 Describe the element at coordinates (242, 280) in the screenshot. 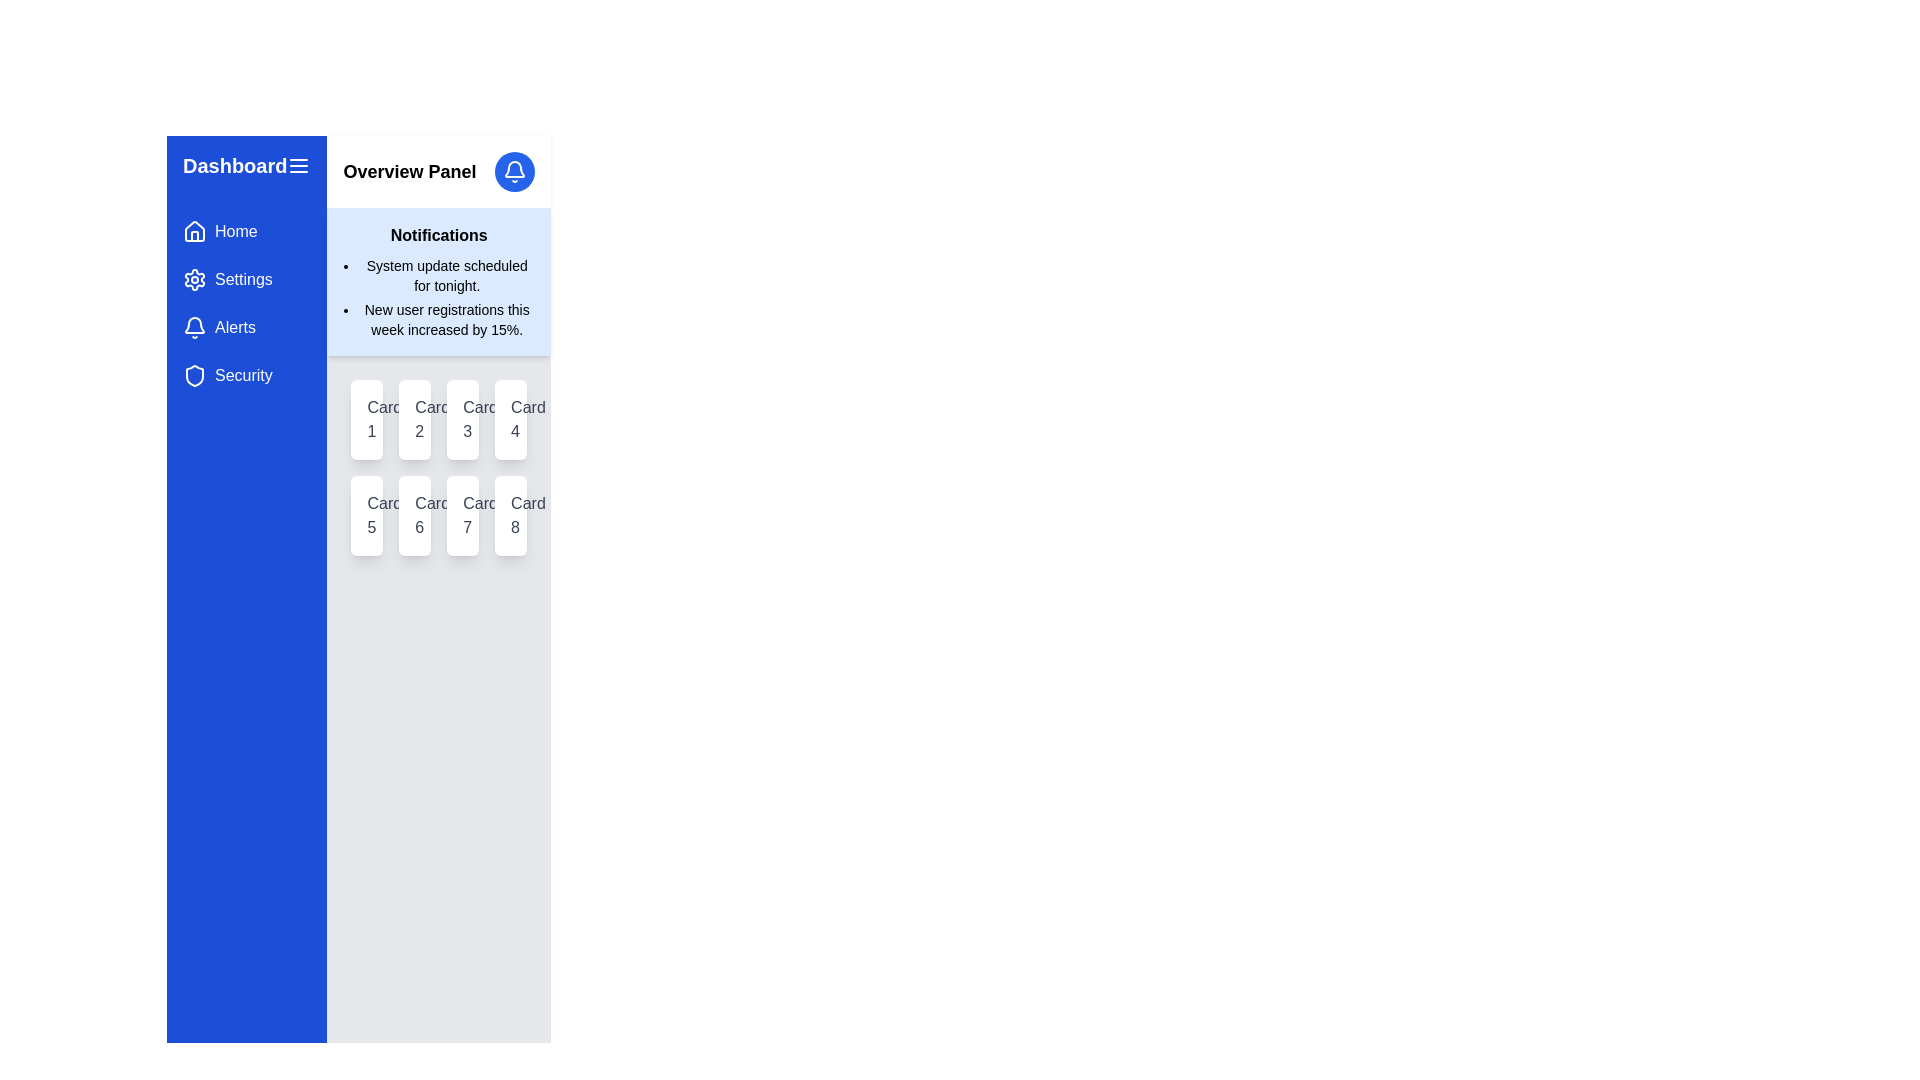

I see `the 'Settings' label on the vertical navigation bar` at that location.